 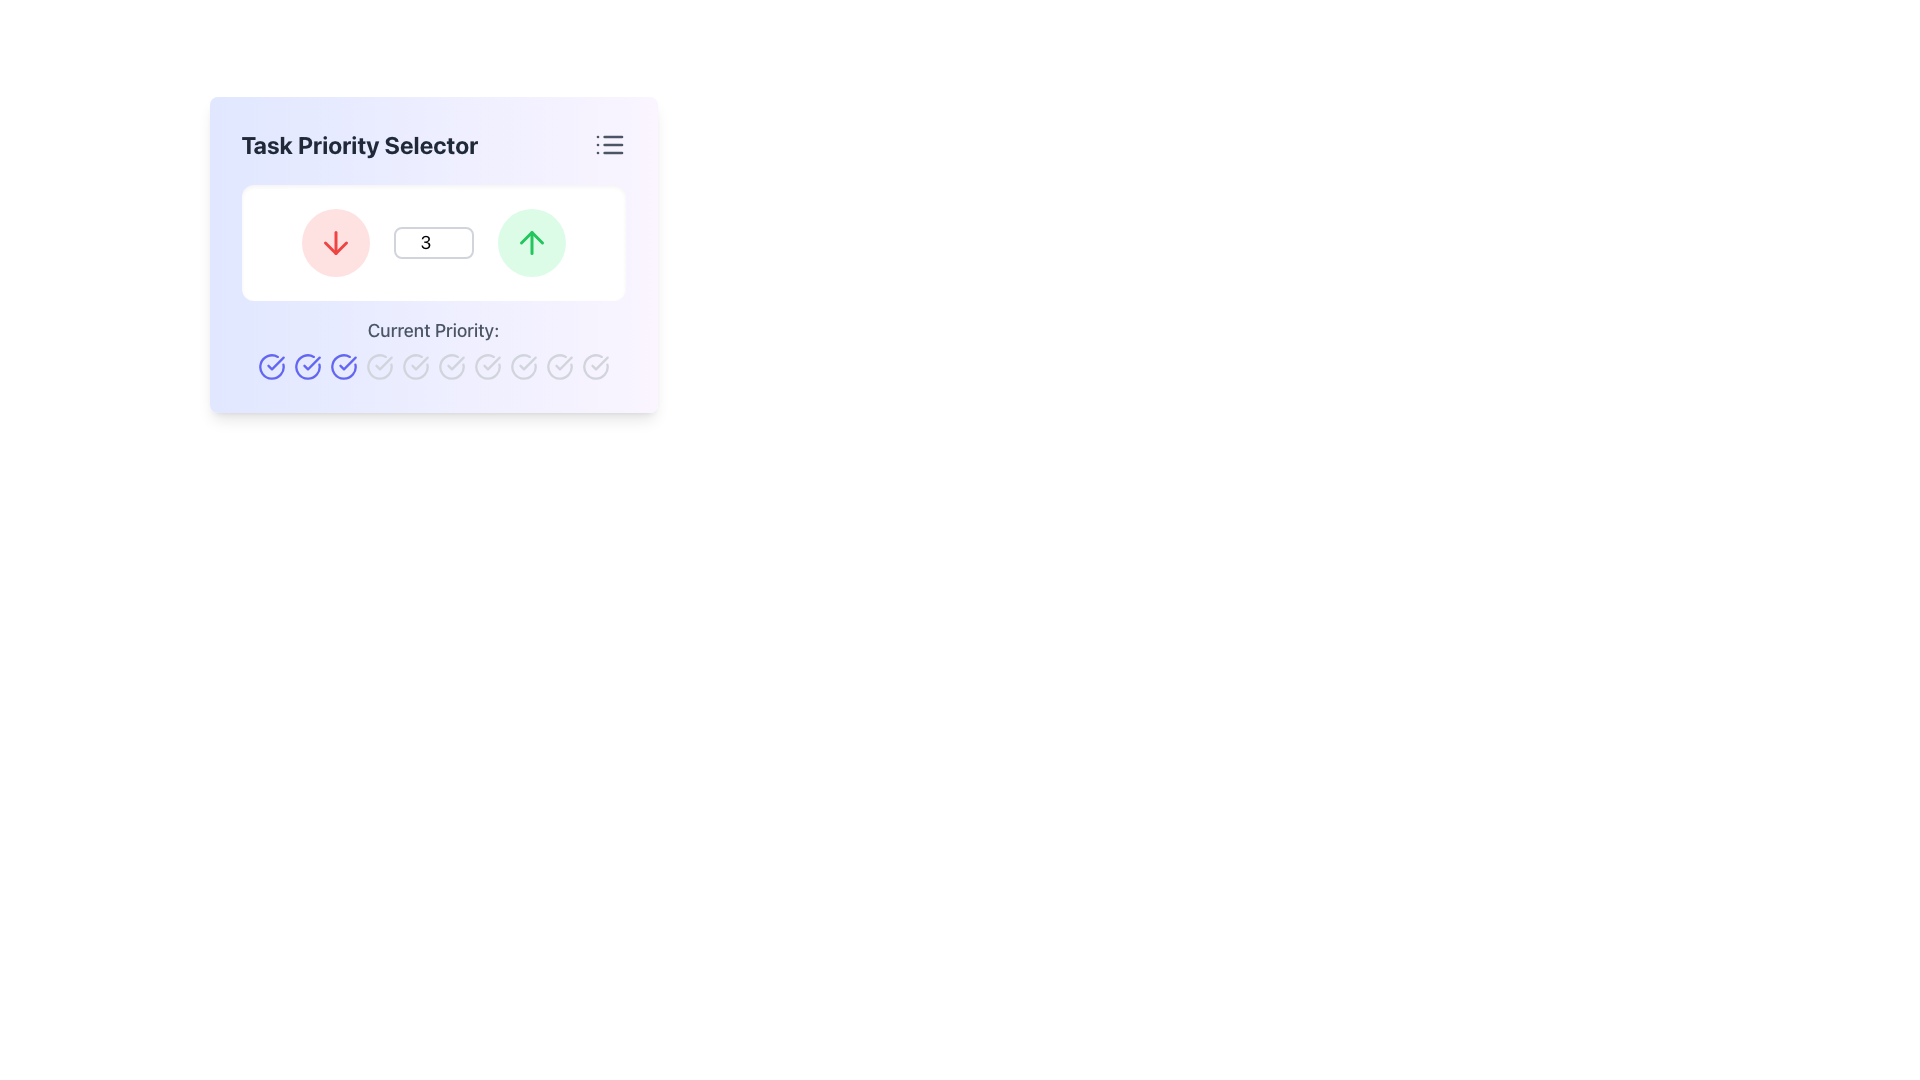 What do you see at coordinates (487, 366) in the screenshot?
I see `the circled checkmark icon with a gray outline located as the eighth item in the row of icons under the 'Current Priority' label in the 'Task Priority Selector' component` at bounding box center [487, 366].